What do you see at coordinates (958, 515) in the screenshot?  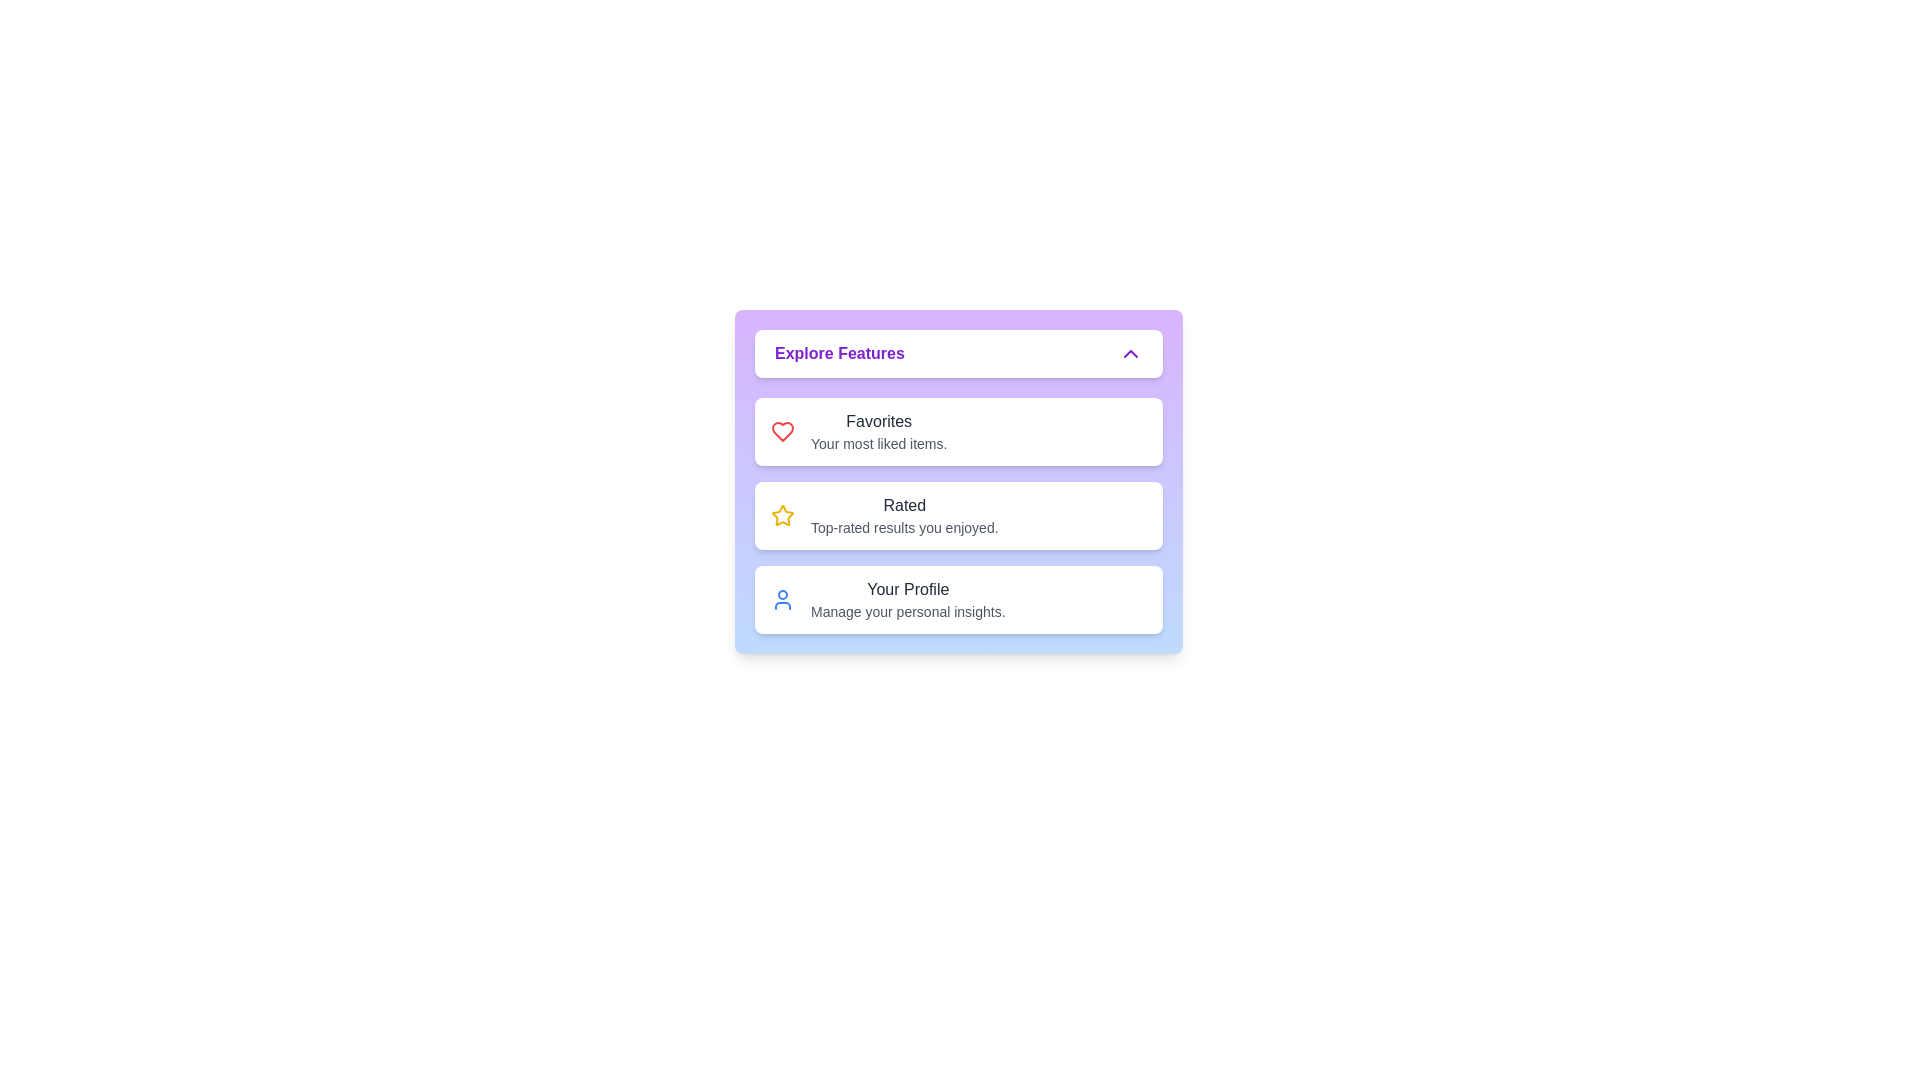 I see `the second List Item with a yellow star icon and the text 'Rated'` at bounding box center [958, 515].